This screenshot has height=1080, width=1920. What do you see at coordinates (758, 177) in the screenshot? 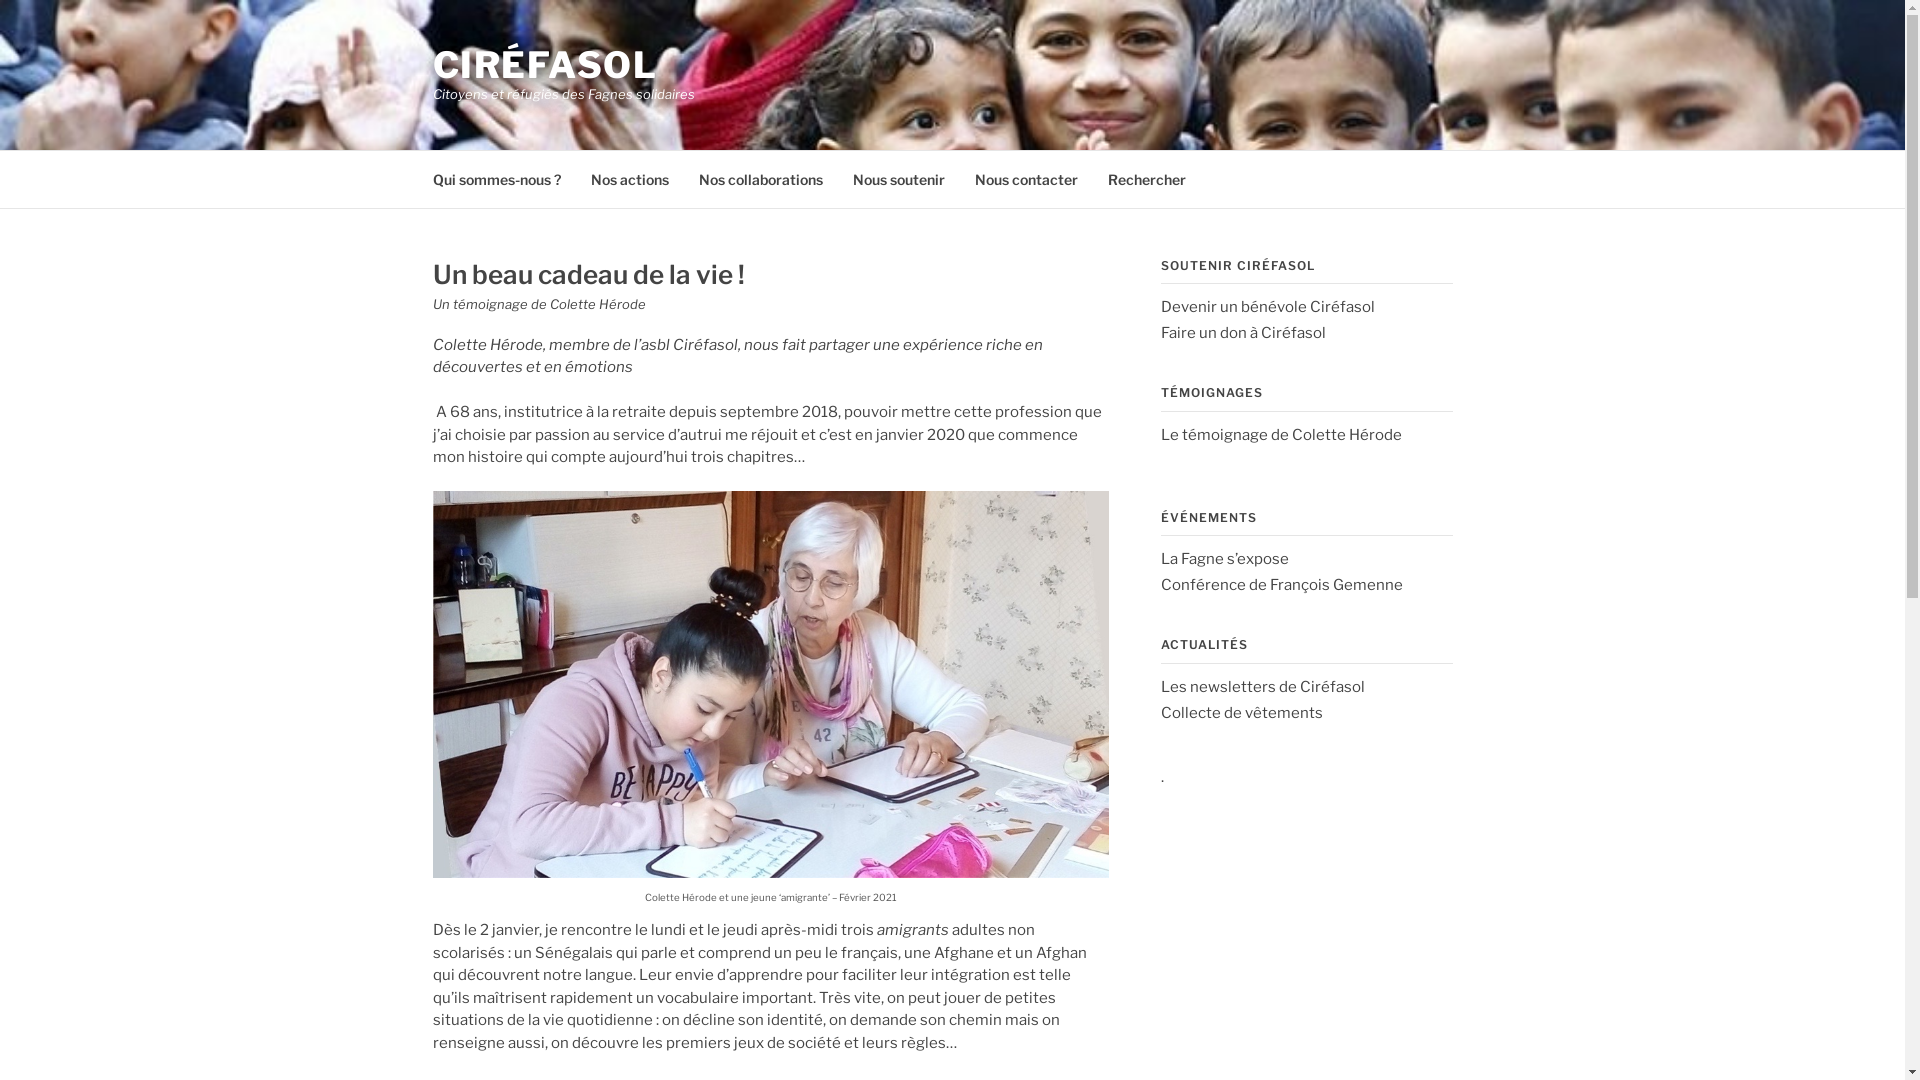
I see `'Nos collaborations'` at bounding box center [758, 177].